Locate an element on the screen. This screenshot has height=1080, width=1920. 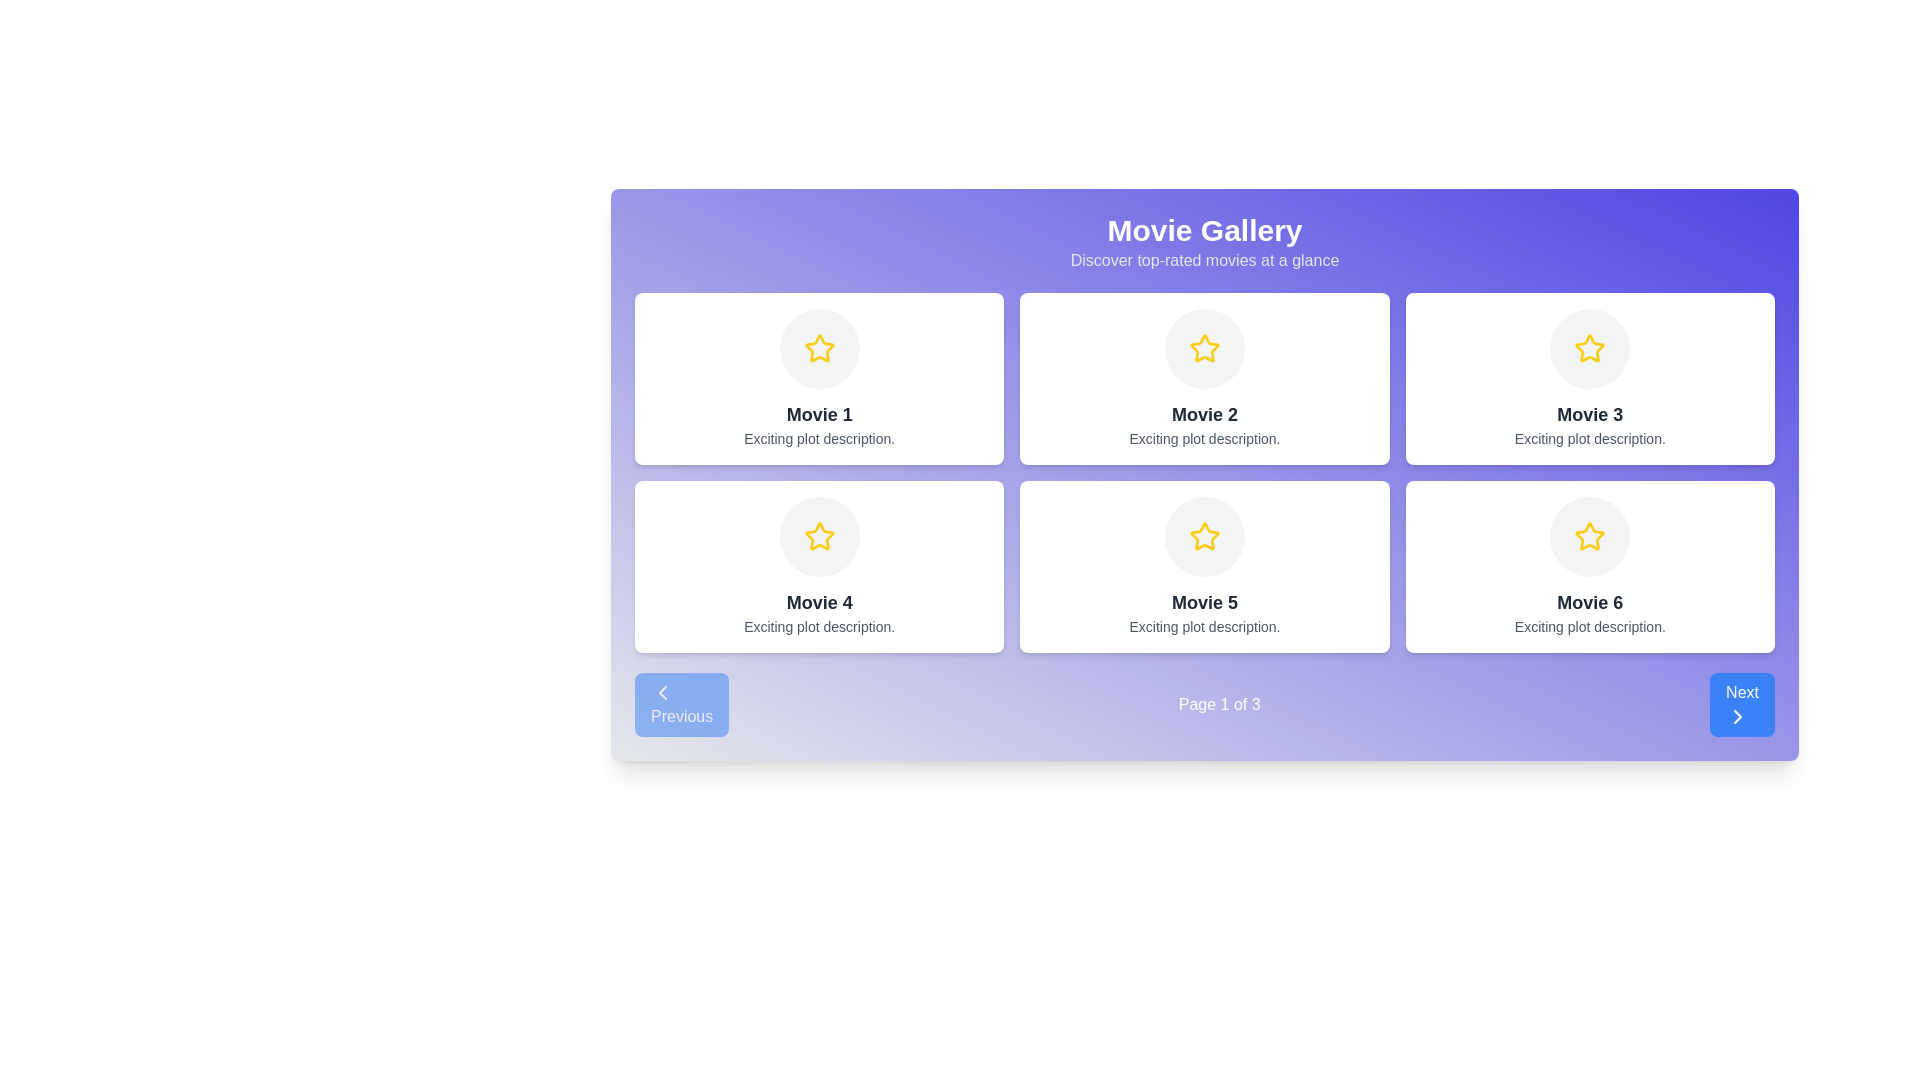
the star-shaped icon with a yellow outline located in the second card labeled 'Movie 2' is located at coordinates (1203, 347).